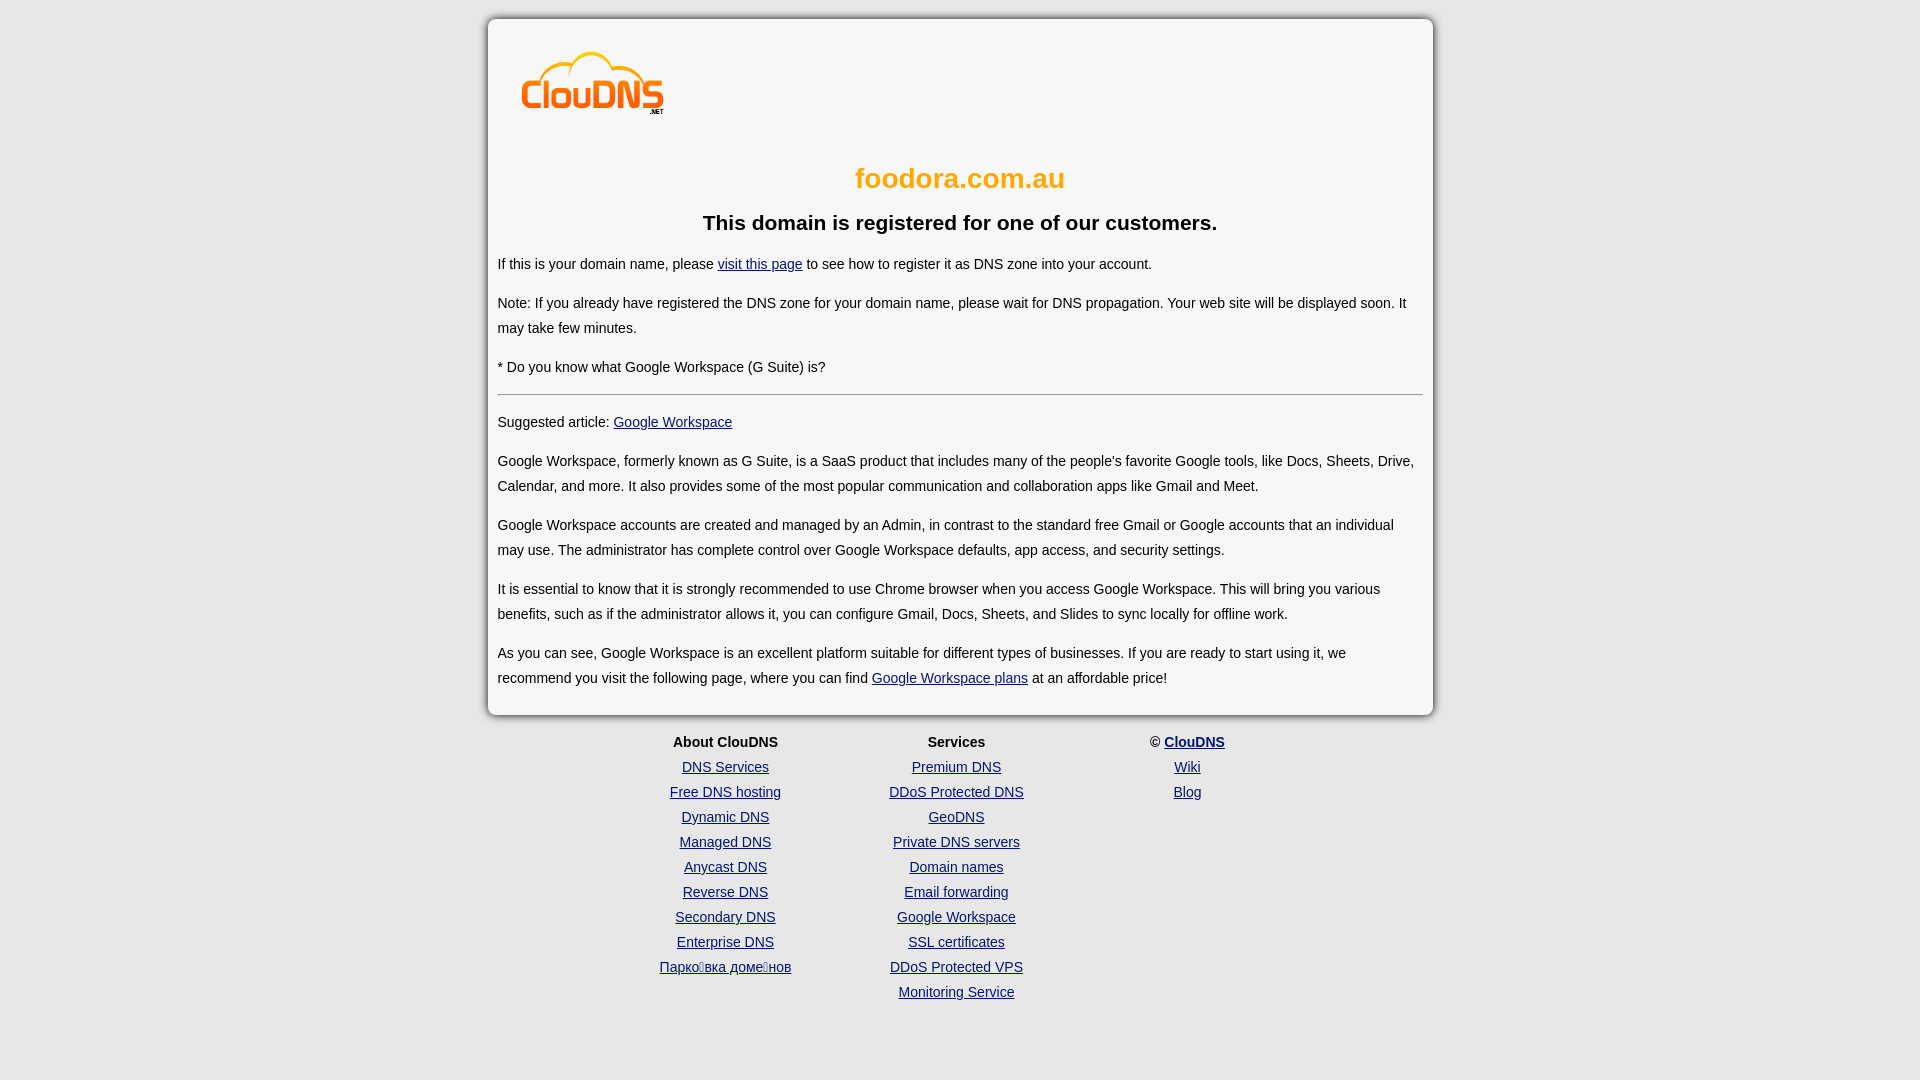  I want to click on 'Premium DNS', so click(955, 766).